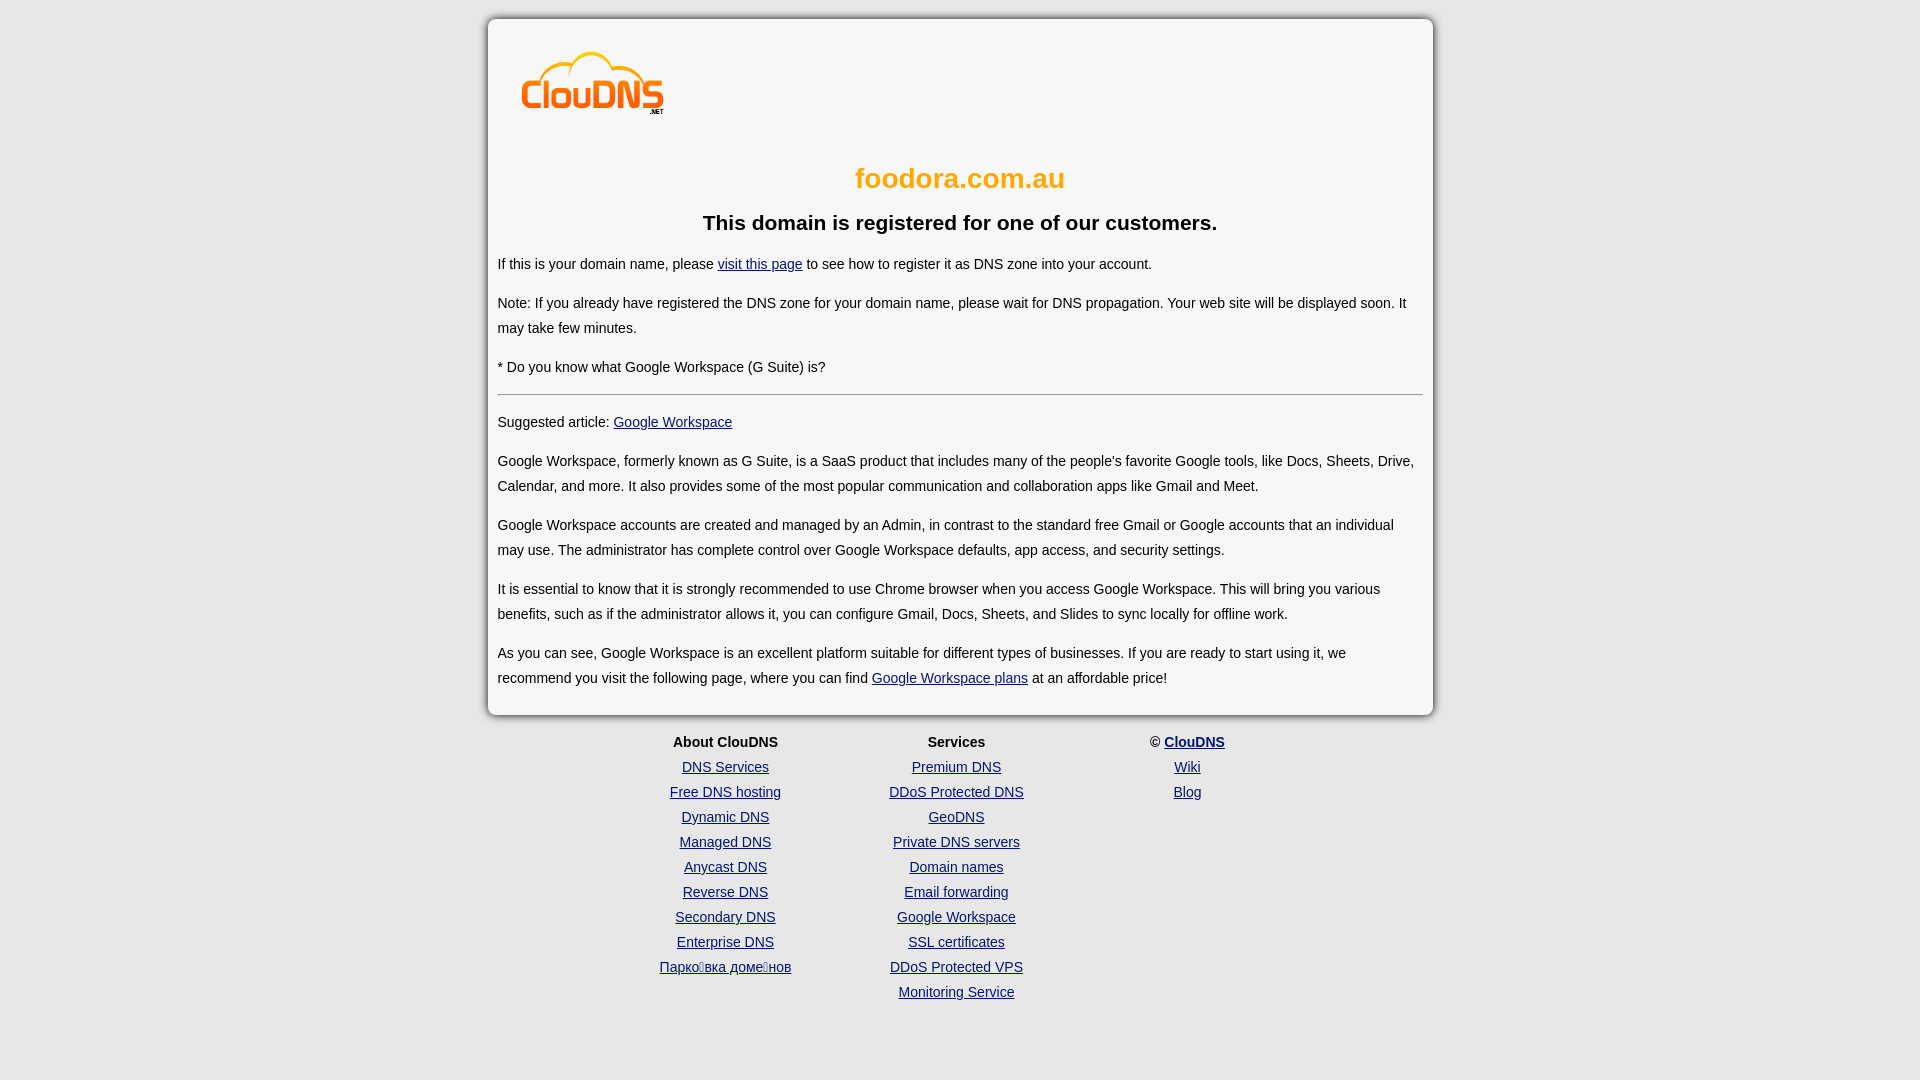  I want to click on 'Premium DNS', so click(955, 766).